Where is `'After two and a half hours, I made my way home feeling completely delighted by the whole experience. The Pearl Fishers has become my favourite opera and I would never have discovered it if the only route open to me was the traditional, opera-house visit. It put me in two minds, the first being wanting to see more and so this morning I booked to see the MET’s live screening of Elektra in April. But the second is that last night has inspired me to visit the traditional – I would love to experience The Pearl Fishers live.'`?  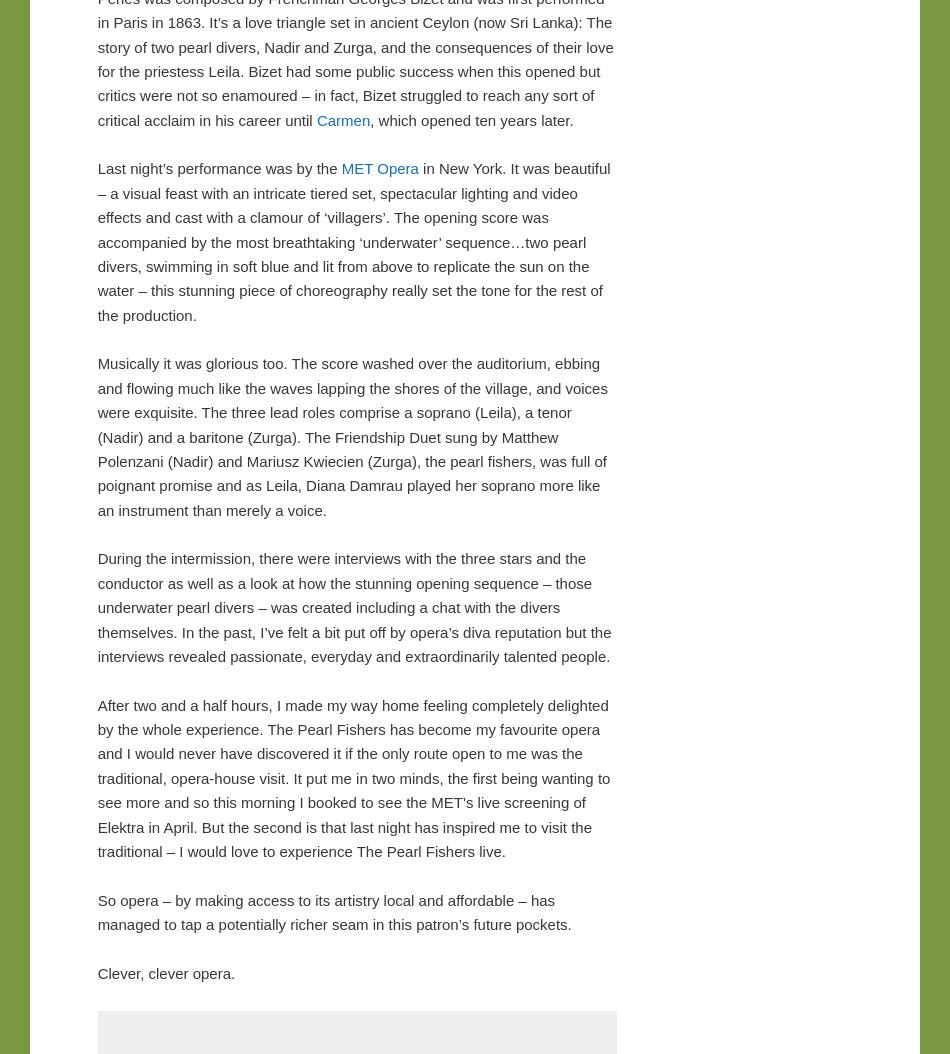
'After two and a half hours, I made my way home feeling completely delighted by the whole experience. The Pearl Fishers has become my favourite opera and I would never have discovered it if the only route open to me was the traditional, opera-house visit. It put me in two minds, the first being wanting to see more and so this morning I booked to see the MET’s live screening of Elektra in April. But the second is that last night has inspired me to visit the traditional – I would love to experience The Pearl Fishers live.' is located at coordinates (352, 777).